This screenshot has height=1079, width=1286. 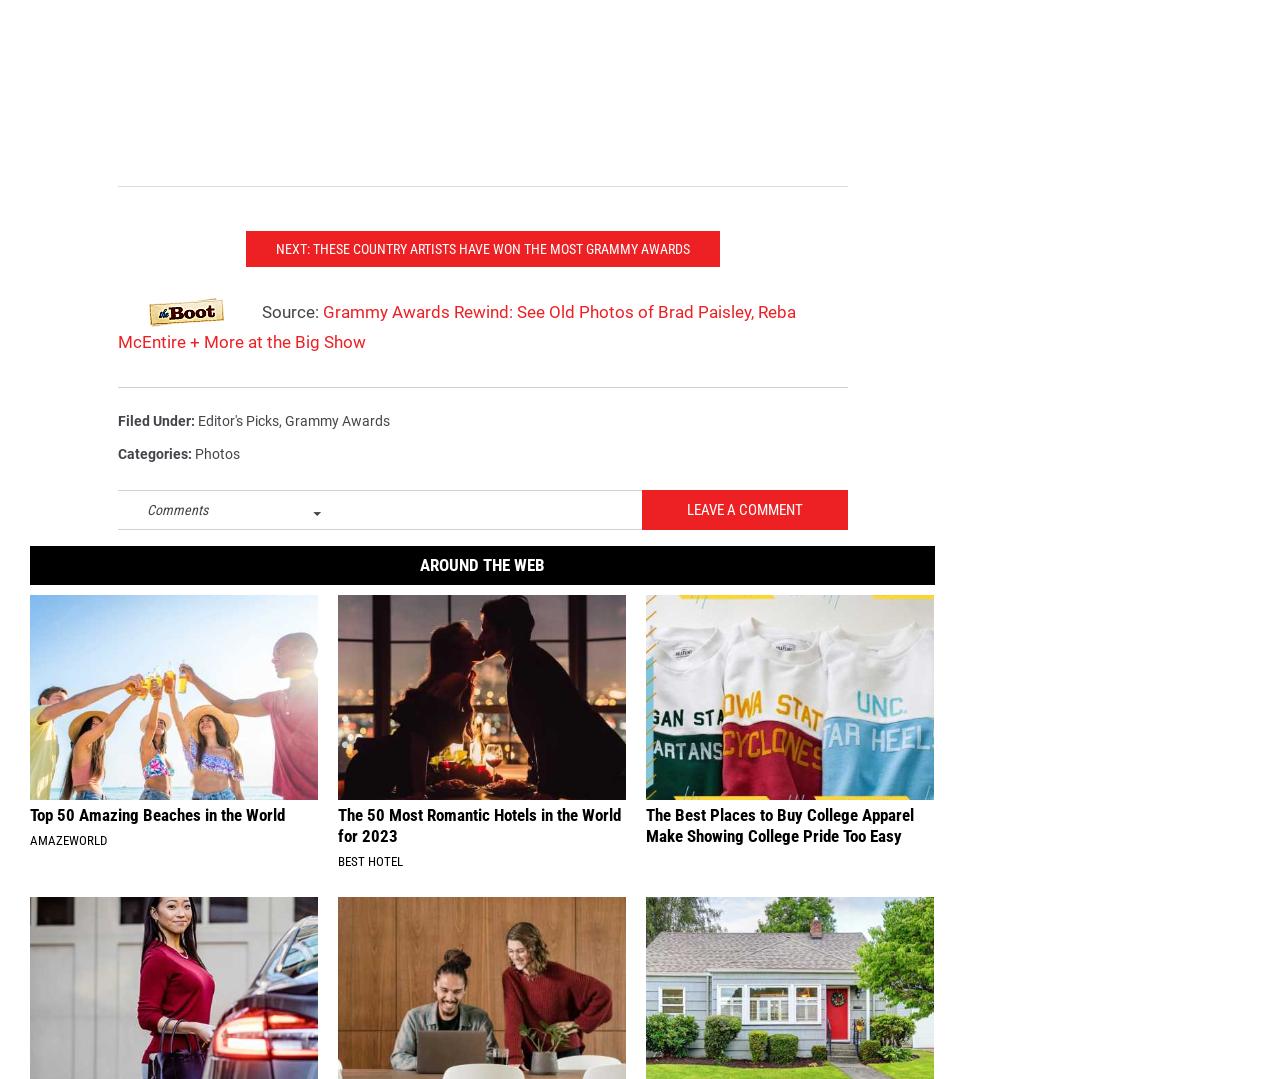 What do you see at coordinates (194, 484) in the screenshot?
I see `'Photos'` at bounding box center [194, 484].